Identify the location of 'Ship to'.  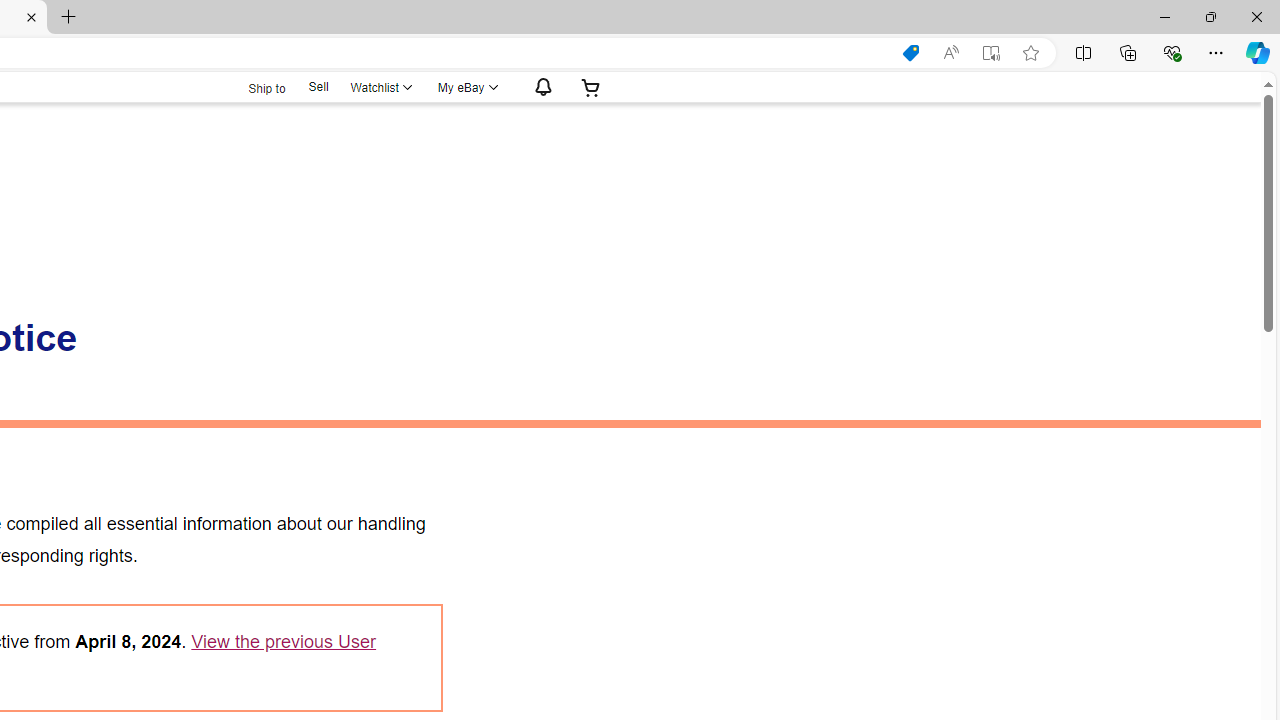
(253, 85).